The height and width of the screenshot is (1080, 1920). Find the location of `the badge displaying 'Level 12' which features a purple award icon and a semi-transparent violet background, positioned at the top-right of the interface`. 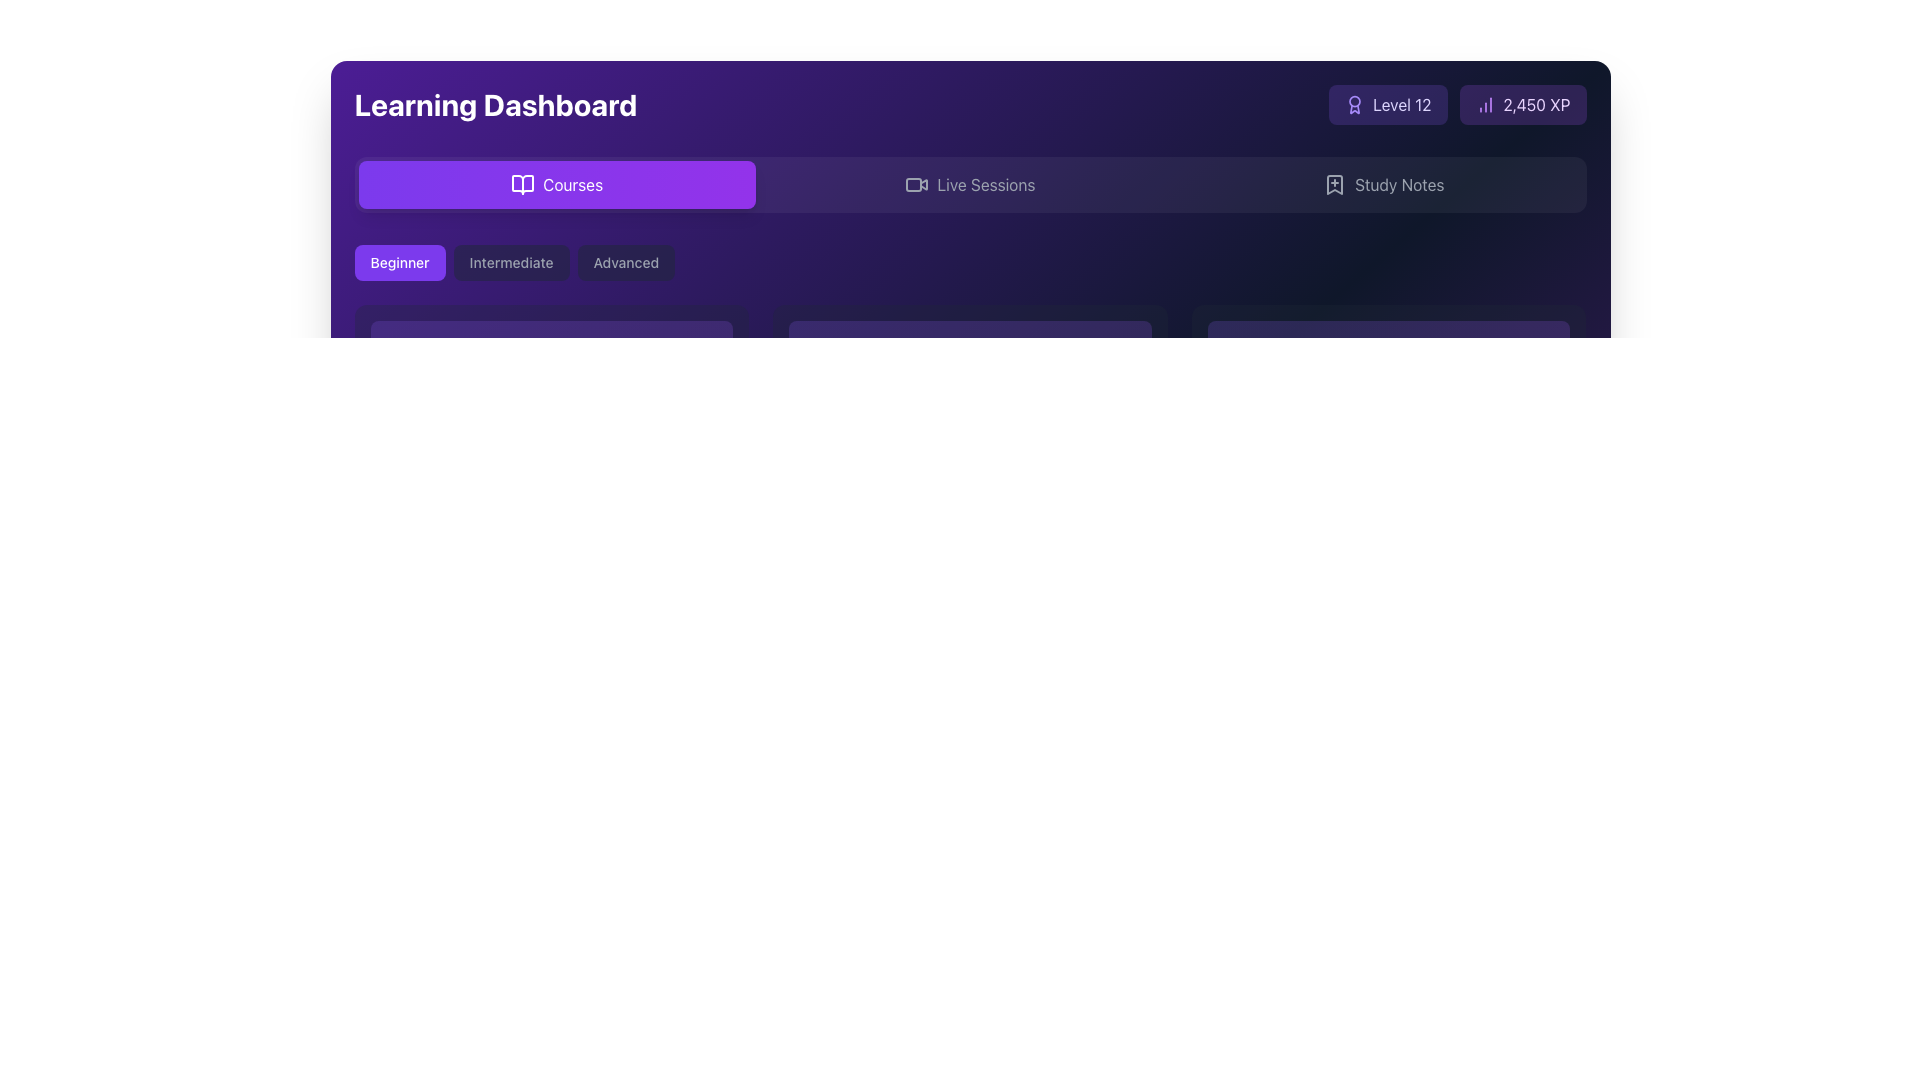

the badge displaying 'Level 12' which features a purple award icon and a semi-transparent violet background, positioned at the top-right of the interface is located at coordinates (1387, 104).